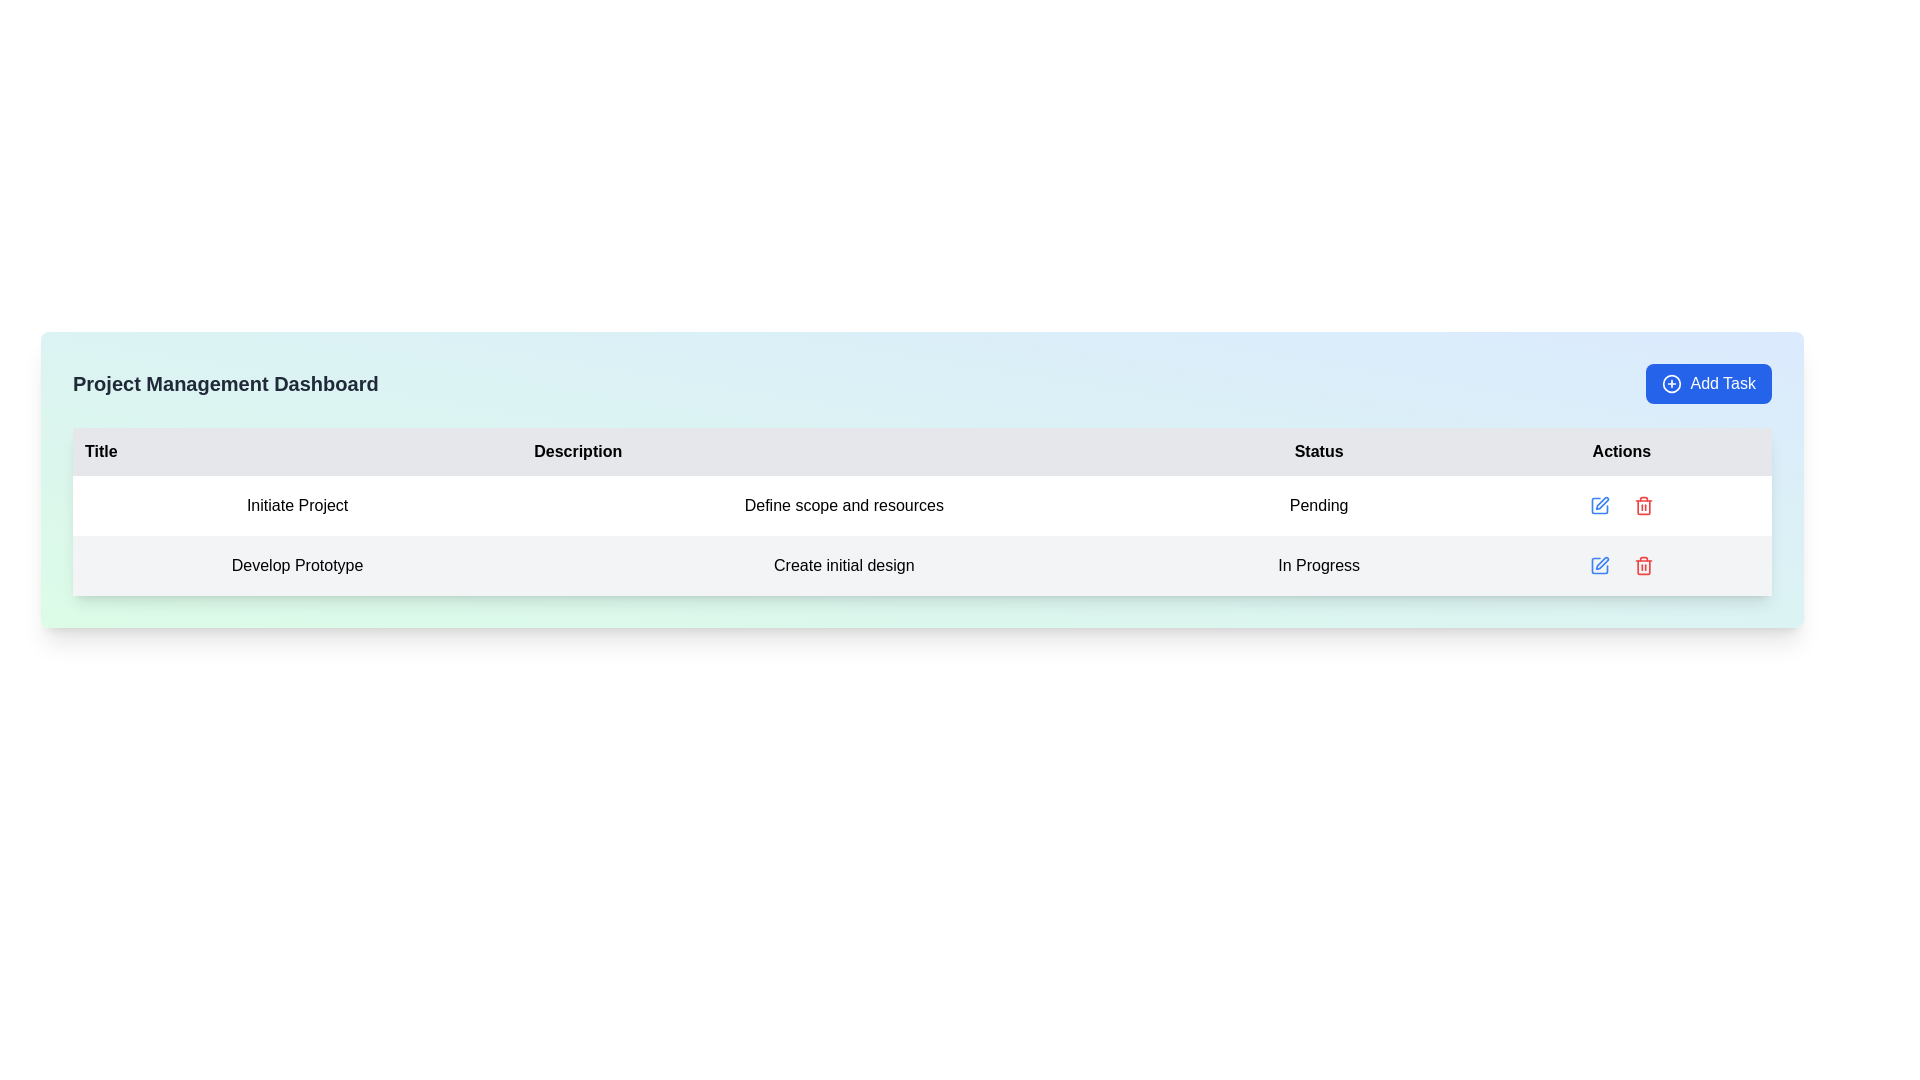  What do you see at coordinates (296, 504) in the screenshot?
I see `the text label that displays the project title, located in the top row of the table within the 'Title' column, positioned above 'Develop Prototype'` at bounding box center [296, 504].